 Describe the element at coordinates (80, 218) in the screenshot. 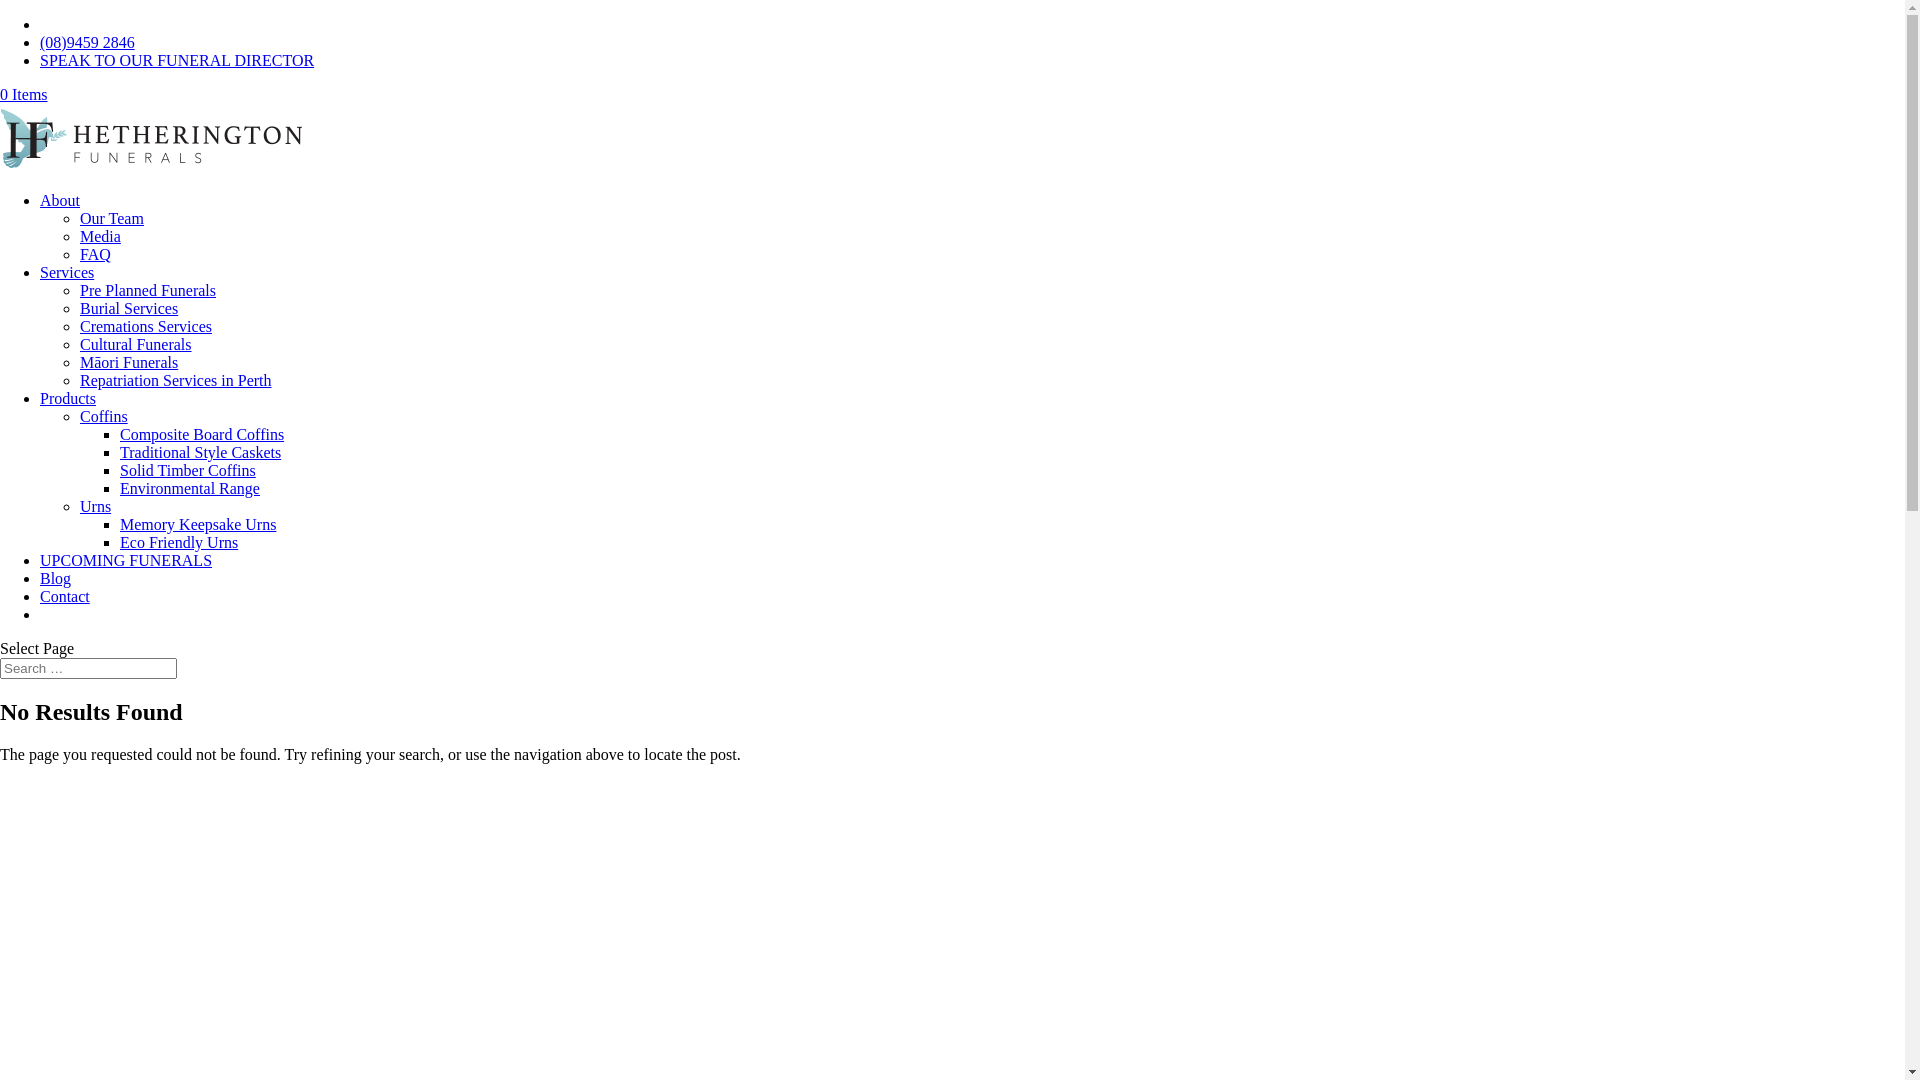

I see `'Our Team'` at that location.